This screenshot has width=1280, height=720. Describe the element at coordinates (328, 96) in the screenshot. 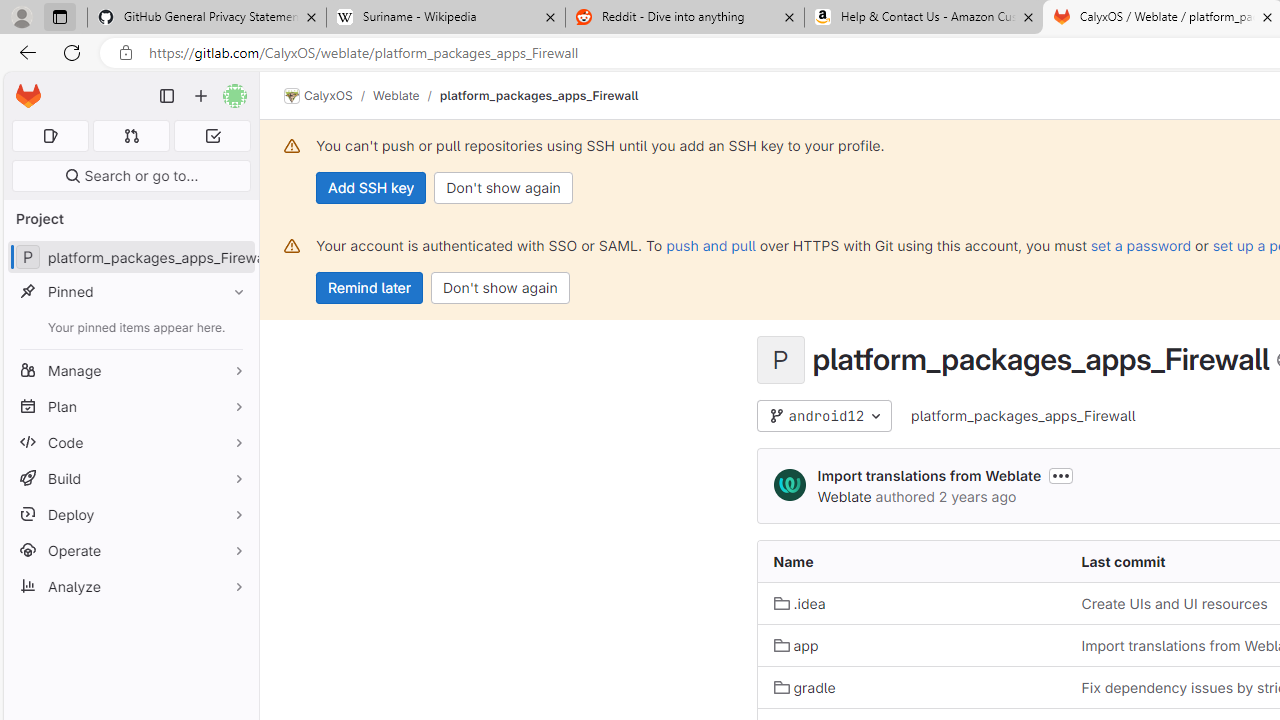

I see `'CalyxOS/'` at that location.